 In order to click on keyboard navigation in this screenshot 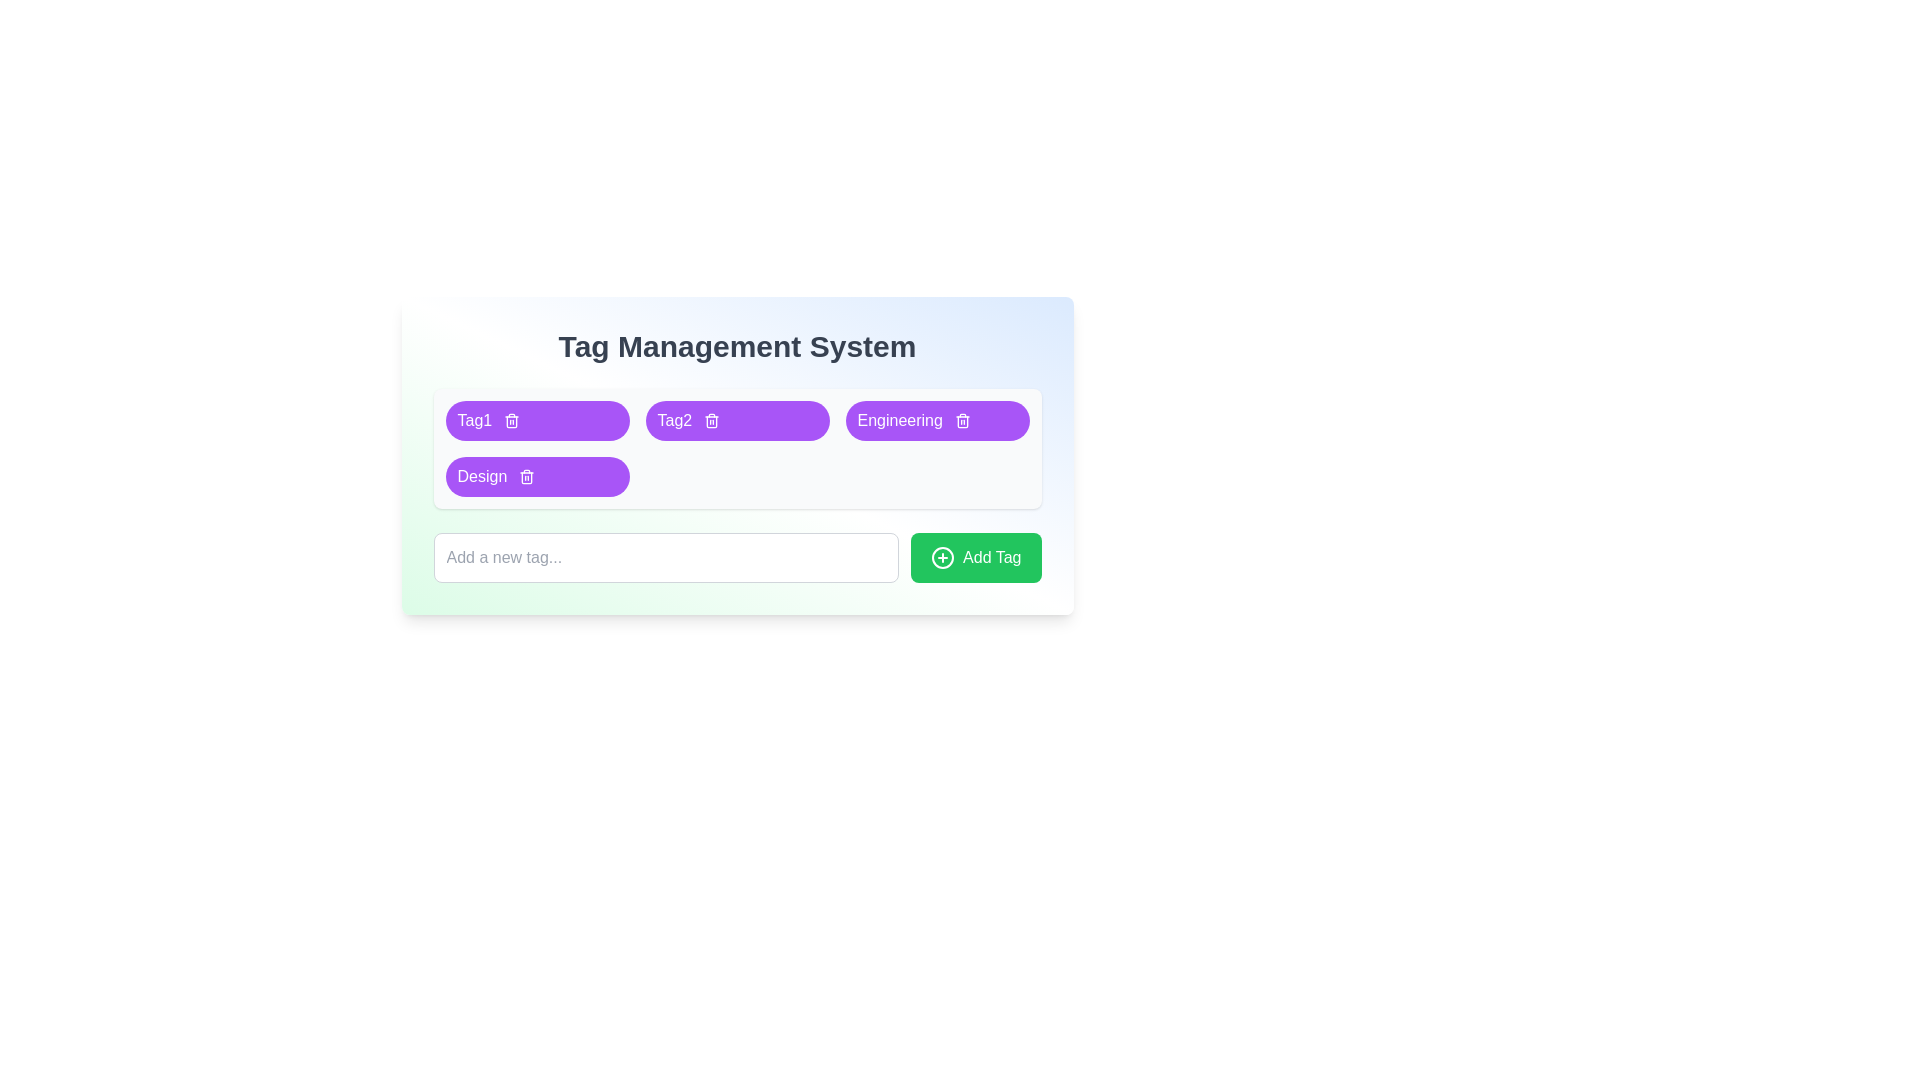, I will do `click(942, 558)`.